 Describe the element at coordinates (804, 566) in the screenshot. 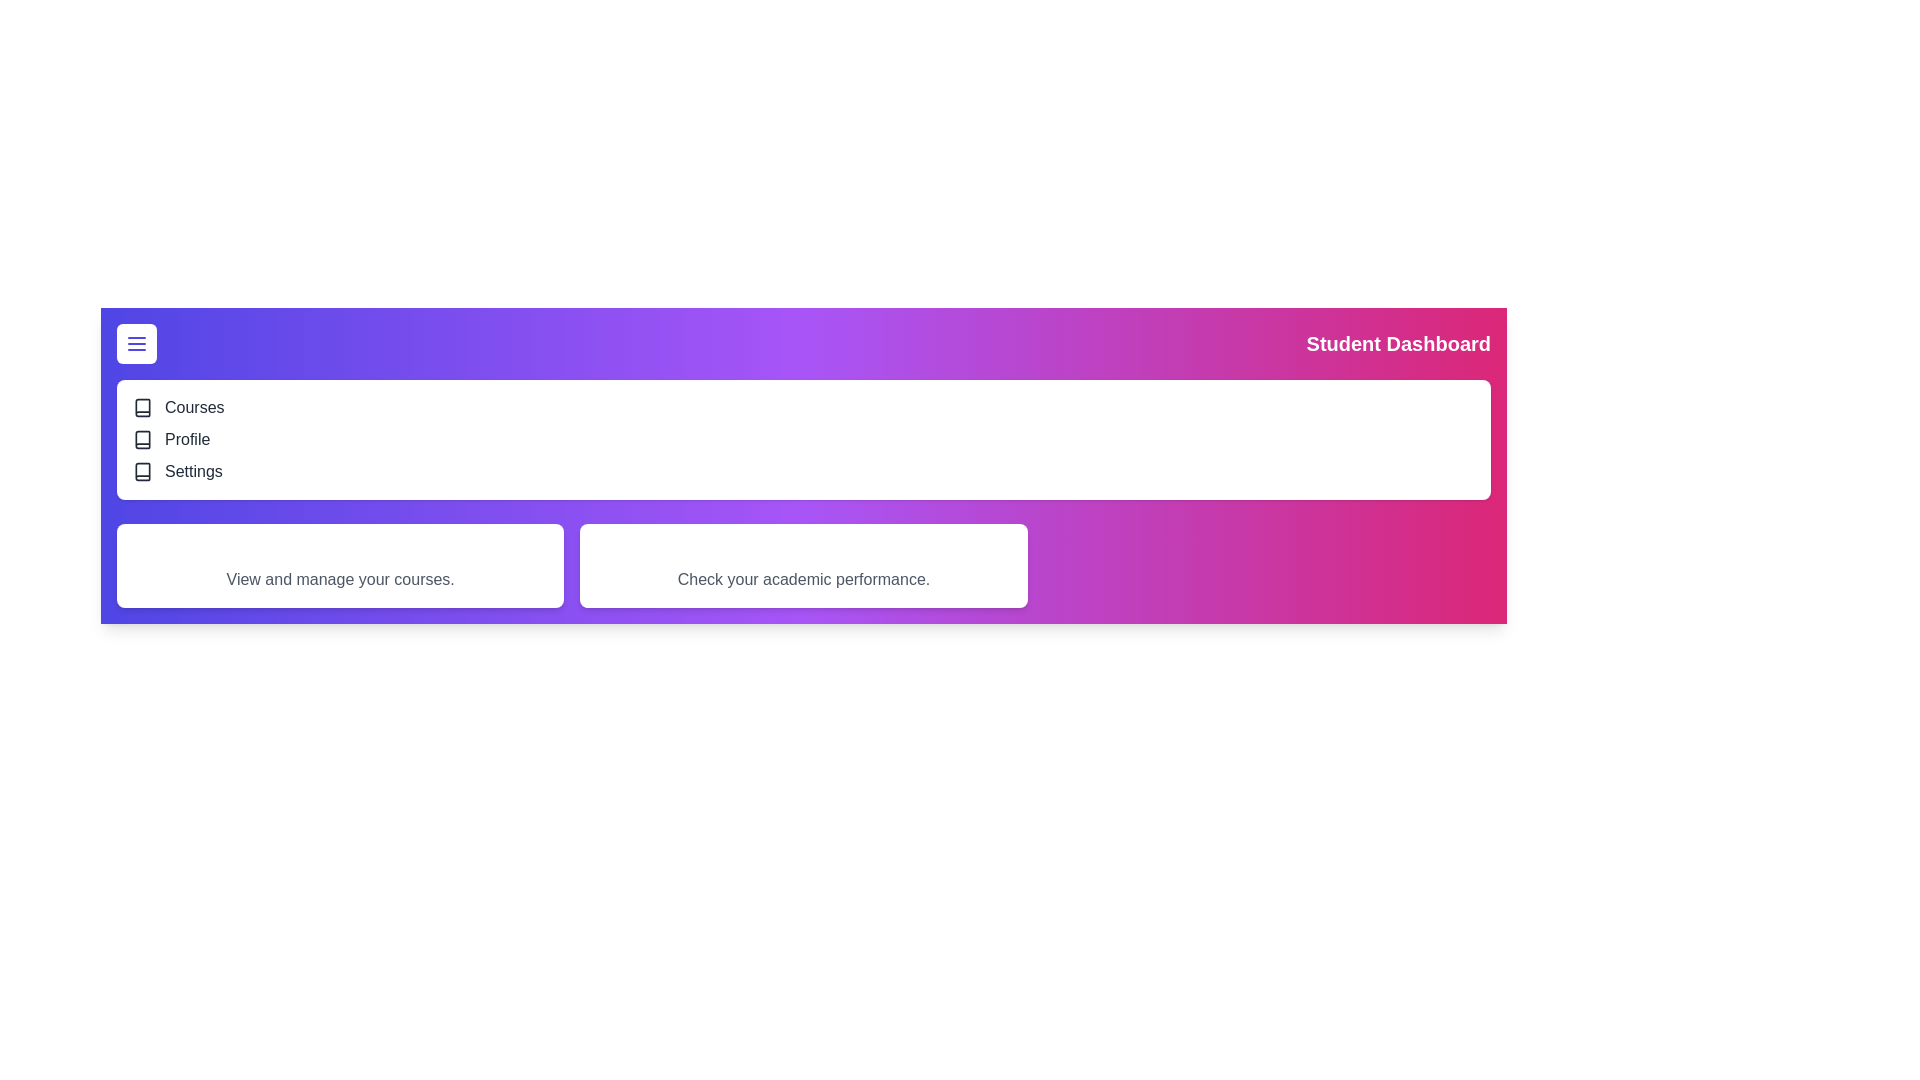

I see `the Grades card to interact with its content` at that location.